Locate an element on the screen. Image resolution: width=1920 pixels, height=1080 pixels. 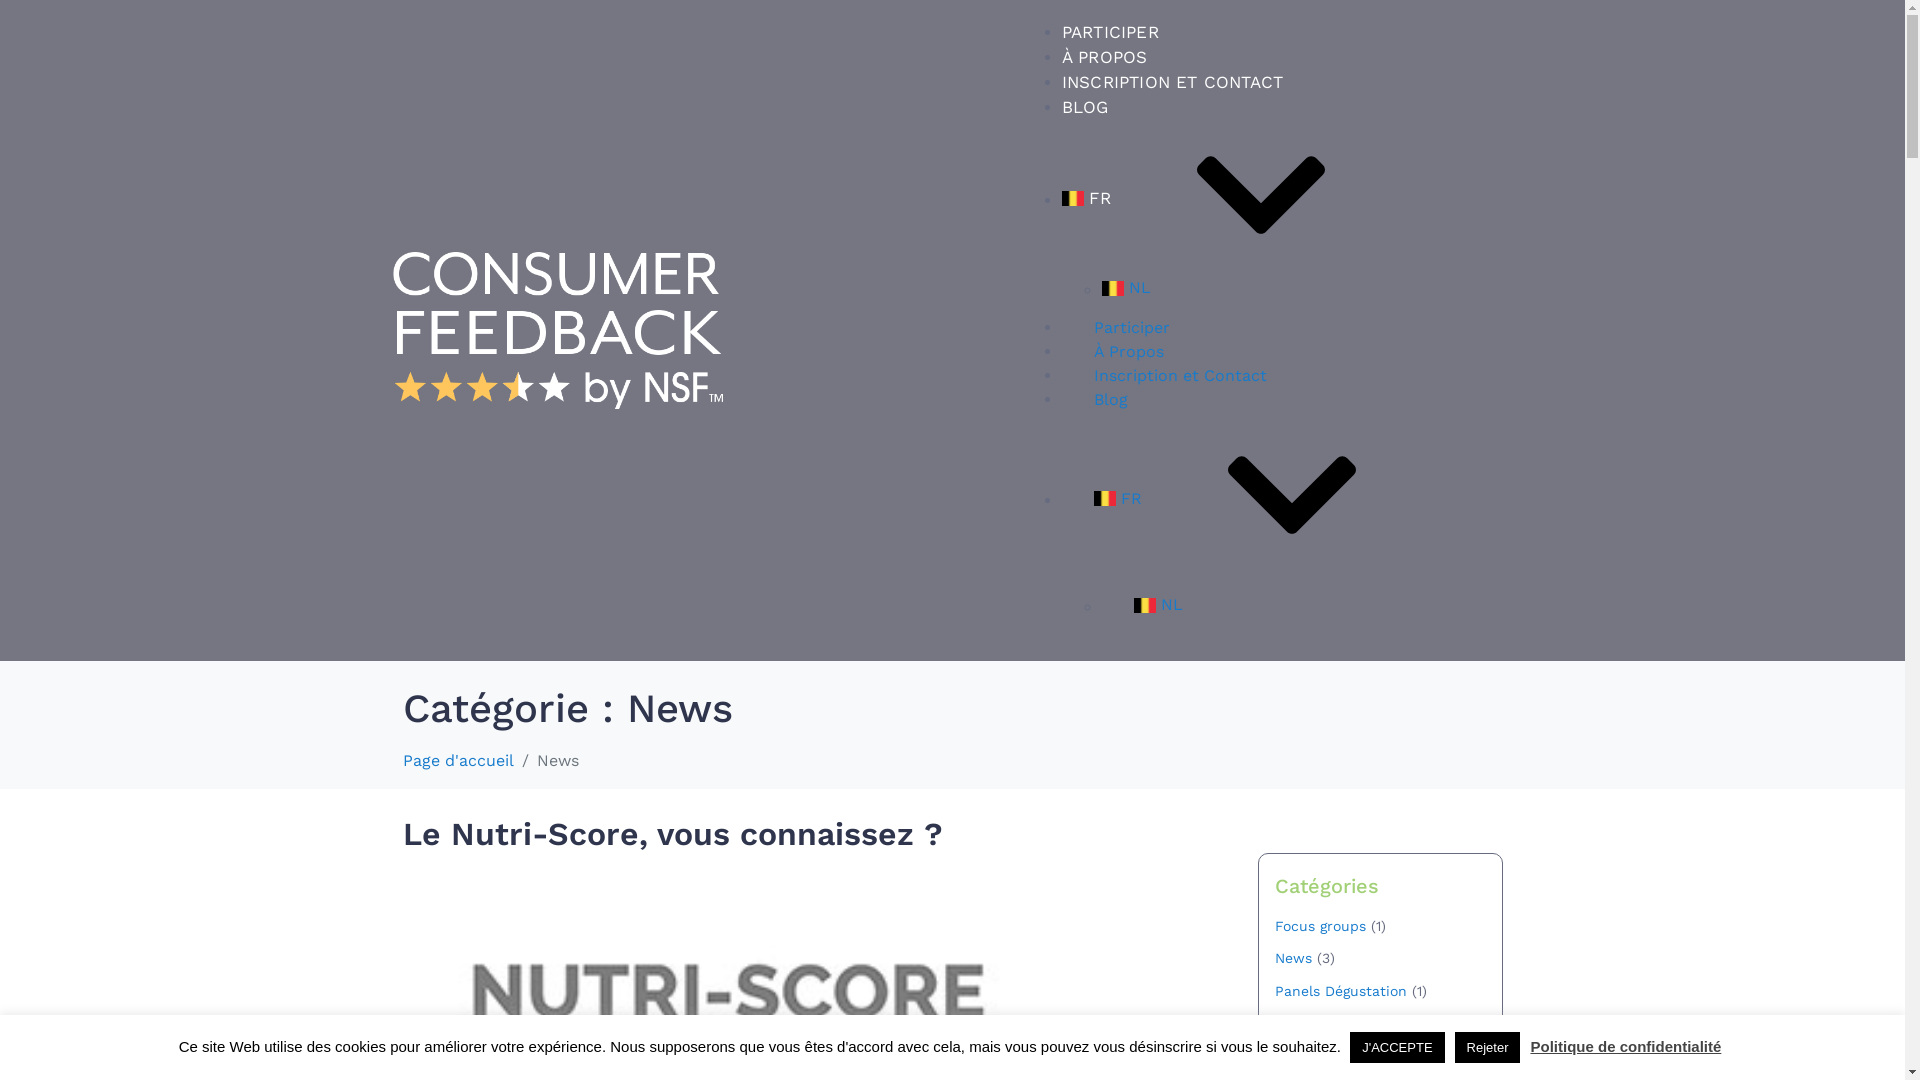
'NL' is located at coordinates (1287, 604).